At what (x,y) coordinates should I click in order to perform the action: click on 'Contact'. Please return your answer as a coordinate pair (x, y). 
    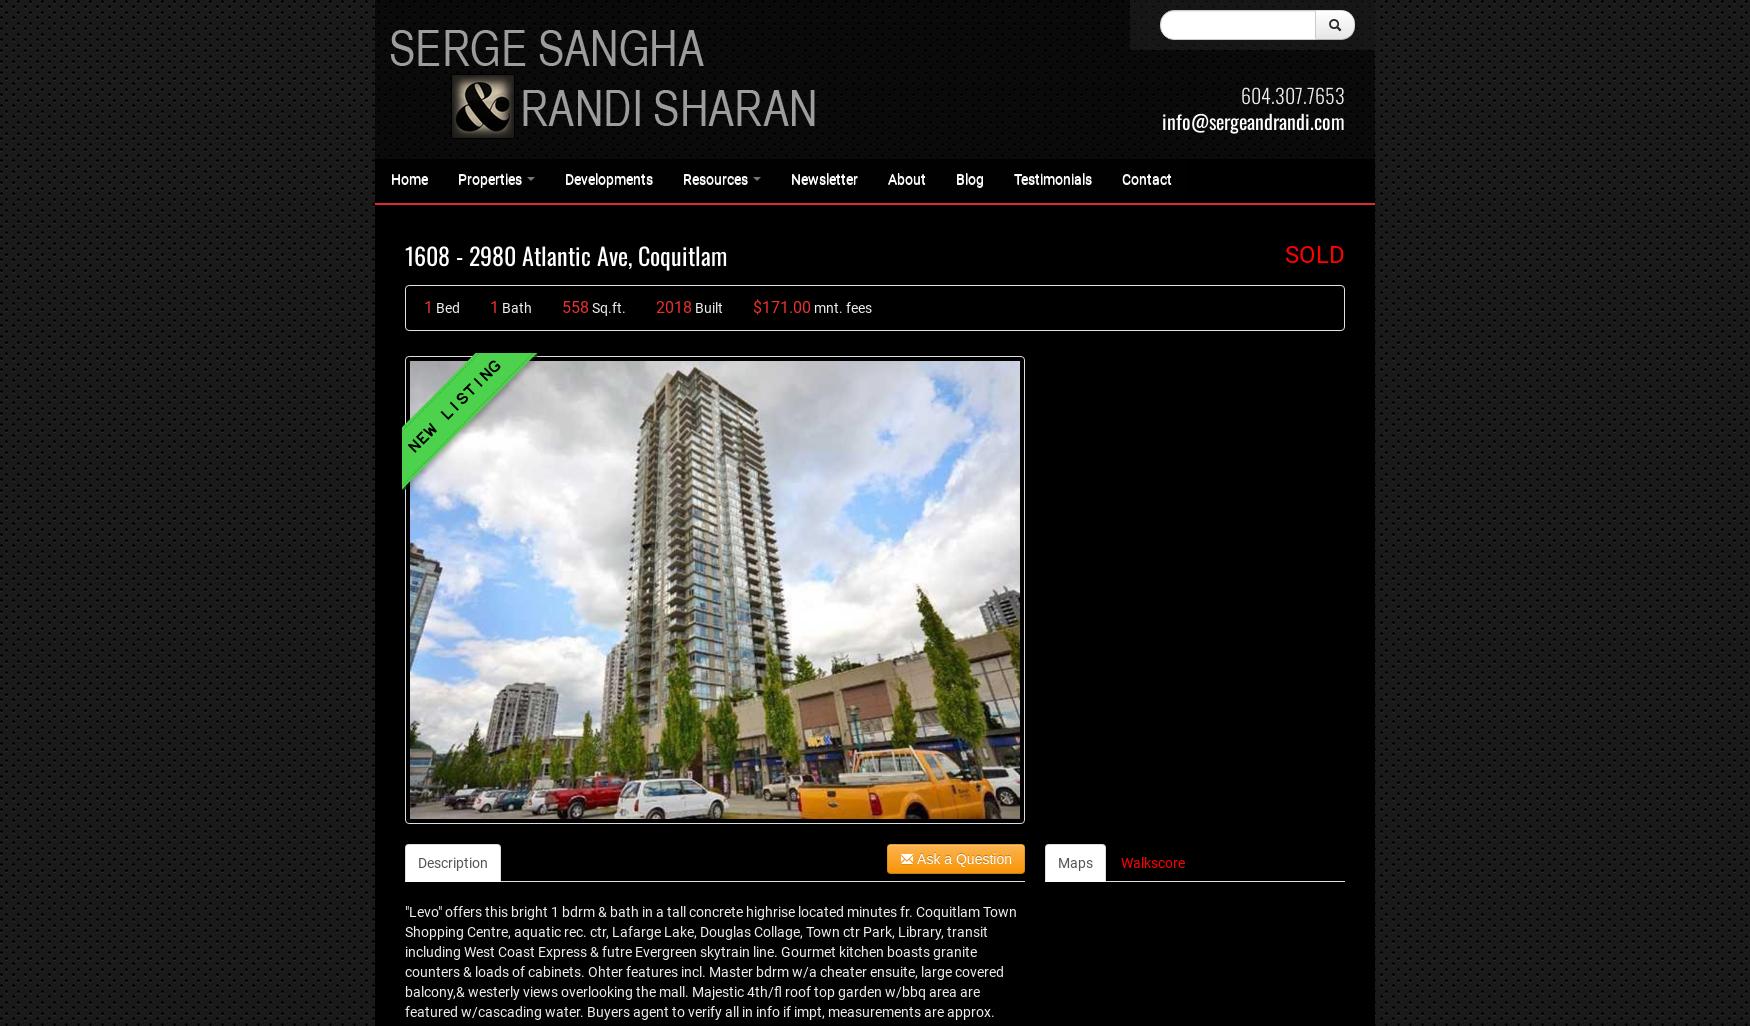
    Looking at the image, I should click on (1145, 178).